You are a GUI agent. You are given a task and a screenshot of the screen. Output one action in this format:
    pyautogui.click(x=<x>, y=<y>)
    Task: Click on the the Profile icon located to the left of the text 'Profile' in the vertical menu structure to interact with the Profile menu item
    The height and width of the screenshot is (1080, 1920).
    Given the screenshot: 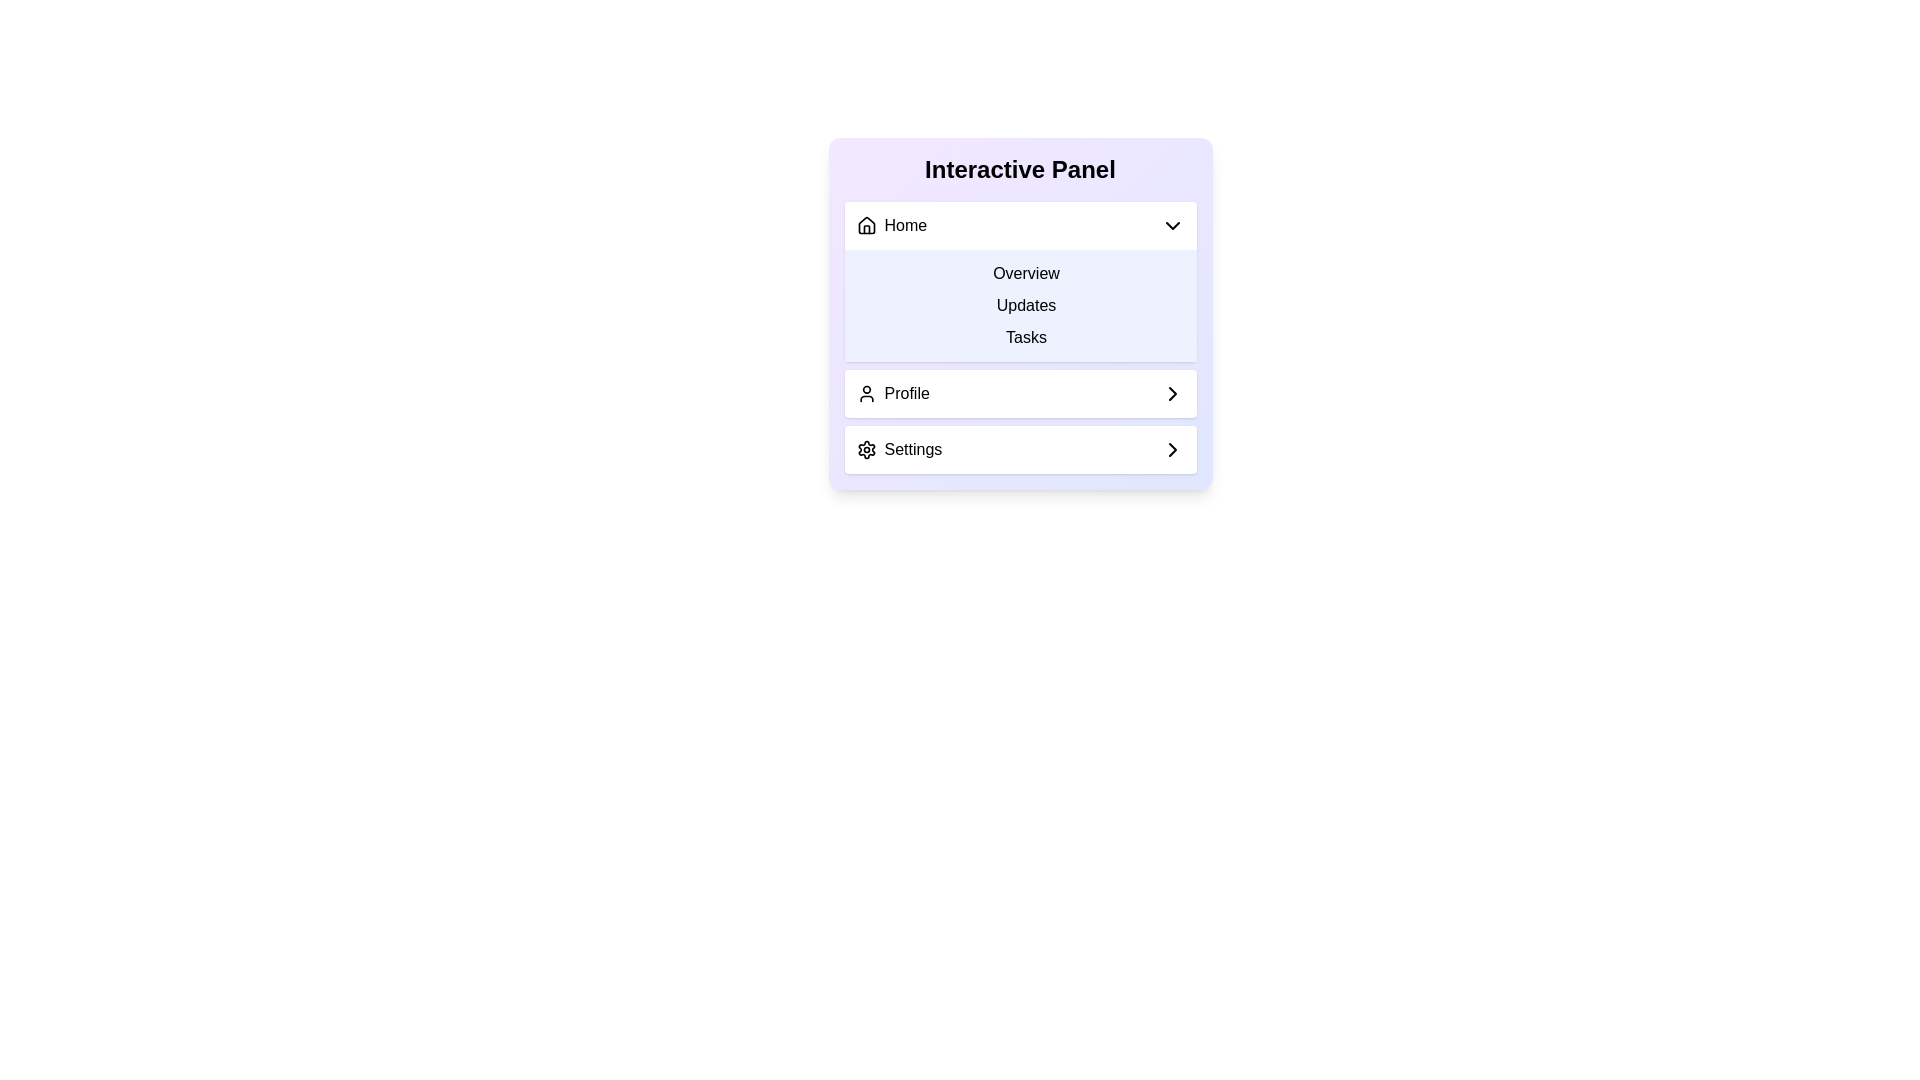 What is the action you would take?
    pyautogui.click(x=866, y=393)
    